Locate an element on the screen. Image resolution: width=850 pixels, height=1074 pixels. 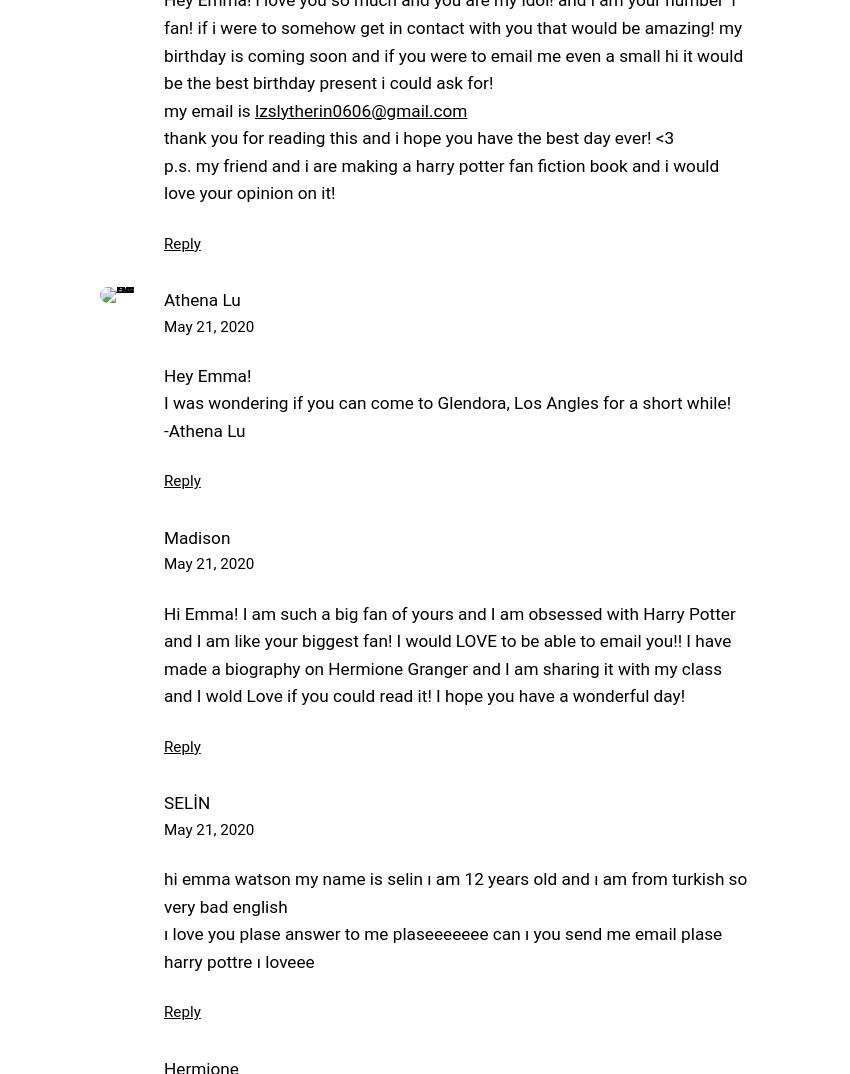
'SELİN' is located at coordinates (186, 802).